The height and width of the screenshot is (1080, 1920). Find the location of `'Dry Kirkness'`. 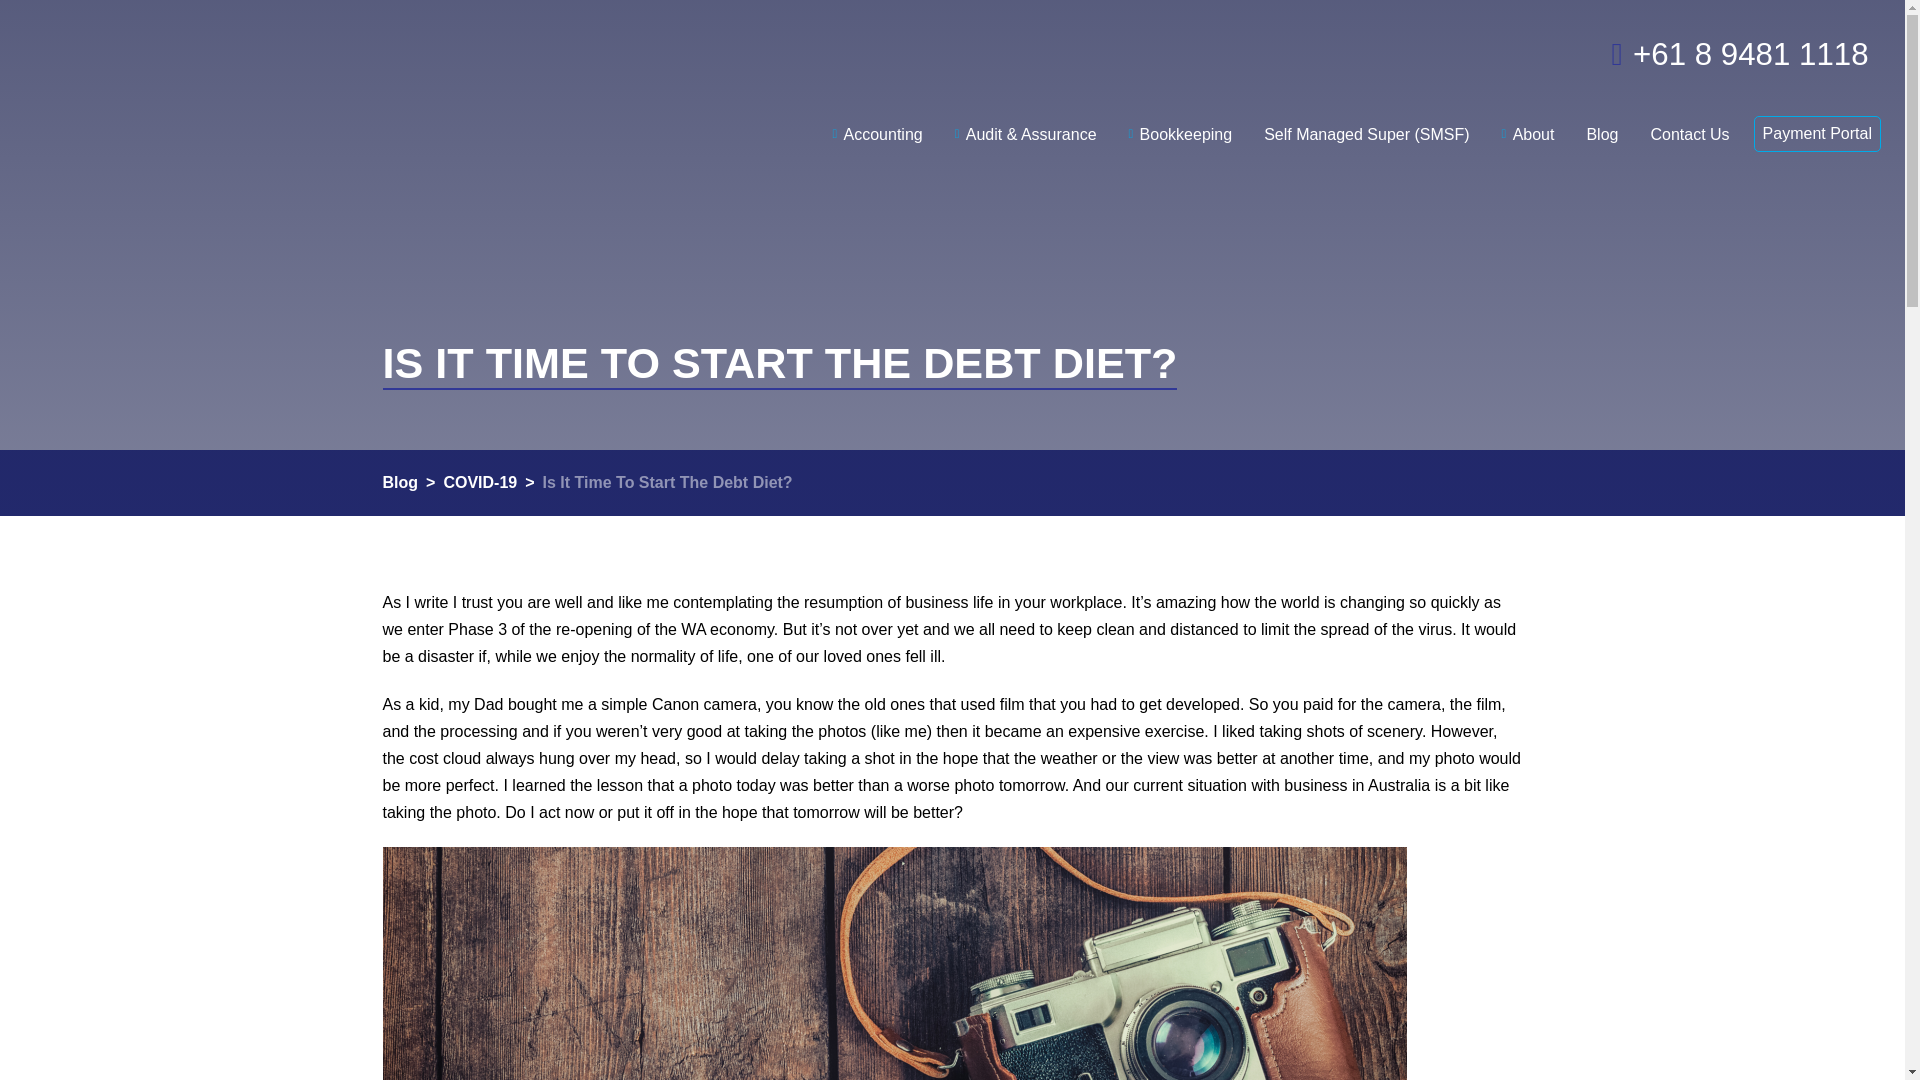

'Dry Kirkness' is located at coordinates (240, 79).